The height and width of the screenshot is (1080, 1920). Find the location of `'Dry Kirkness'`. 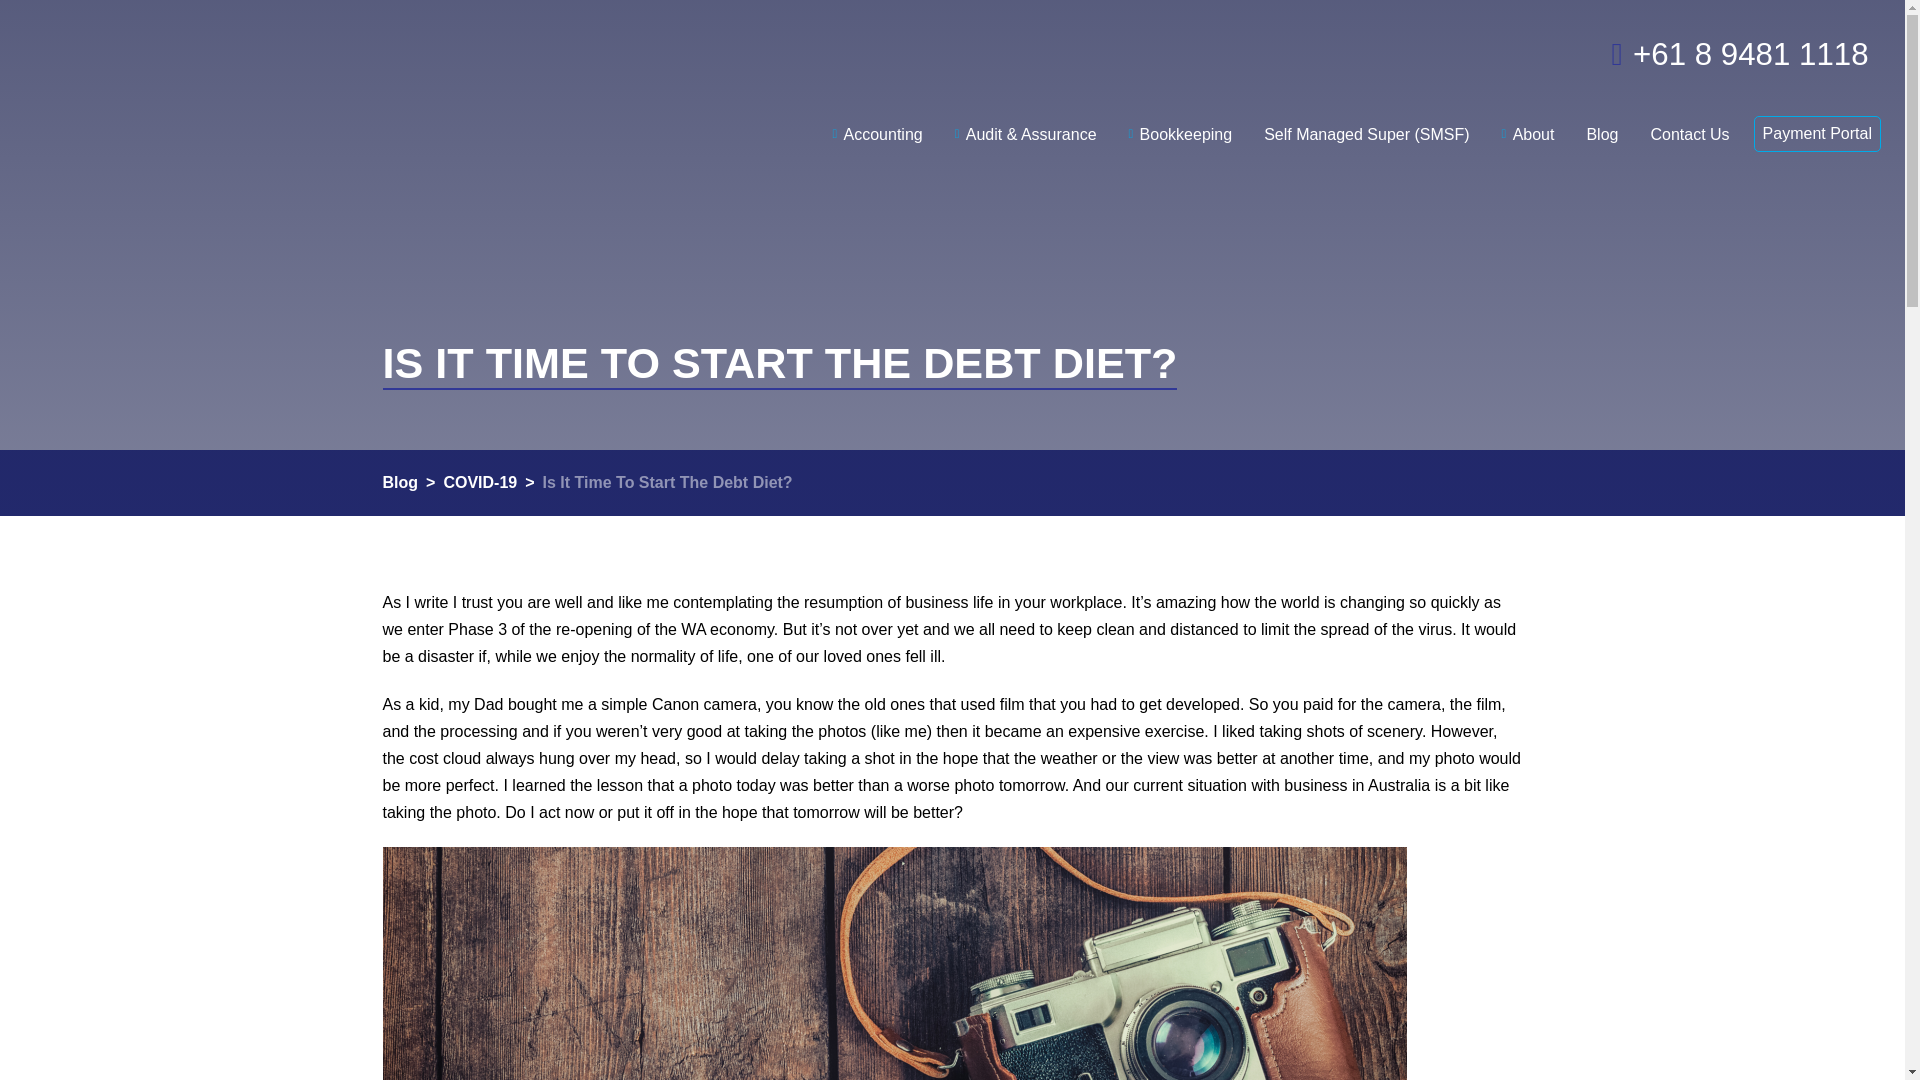

'Dry Kirkness' is located at coordinates (240, 79).